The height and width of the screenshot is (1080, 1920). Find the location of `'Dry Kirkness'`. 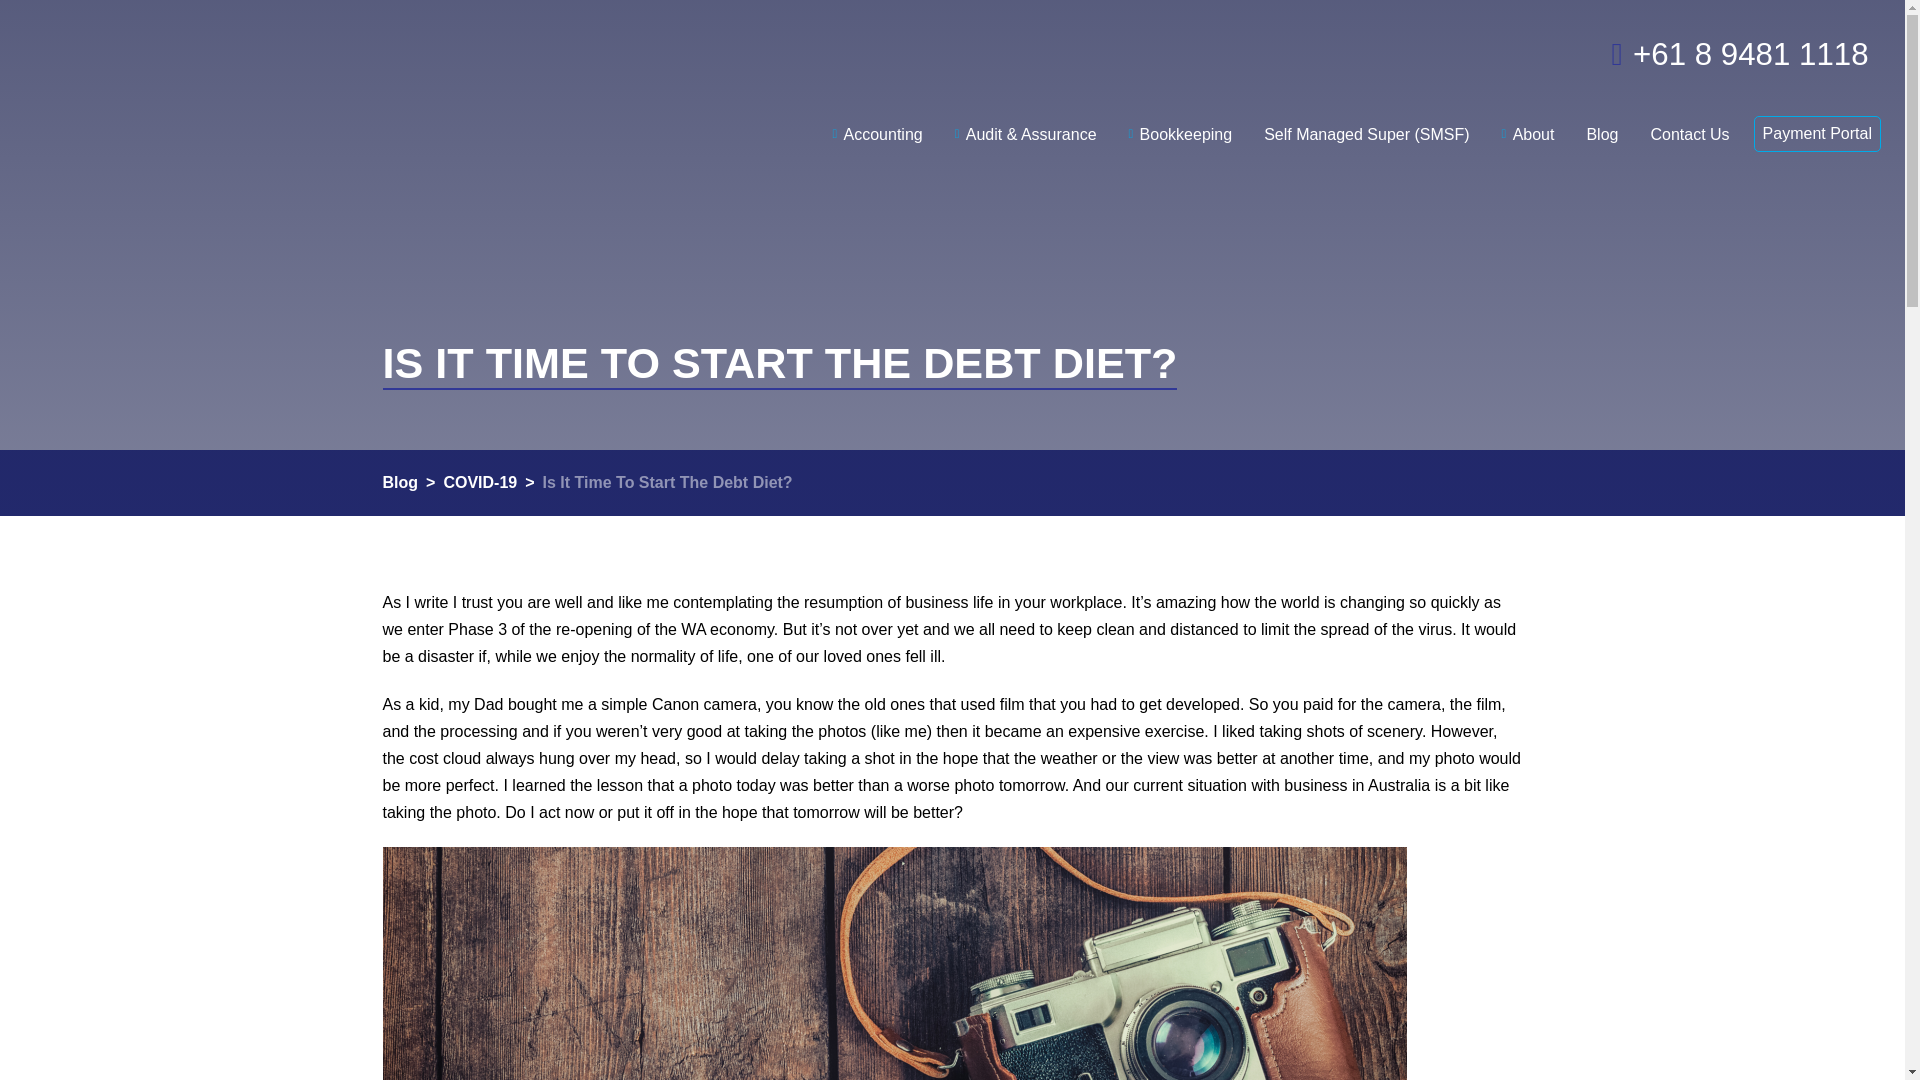

'Dry Kirkness' is located at coordinates (240, 79).